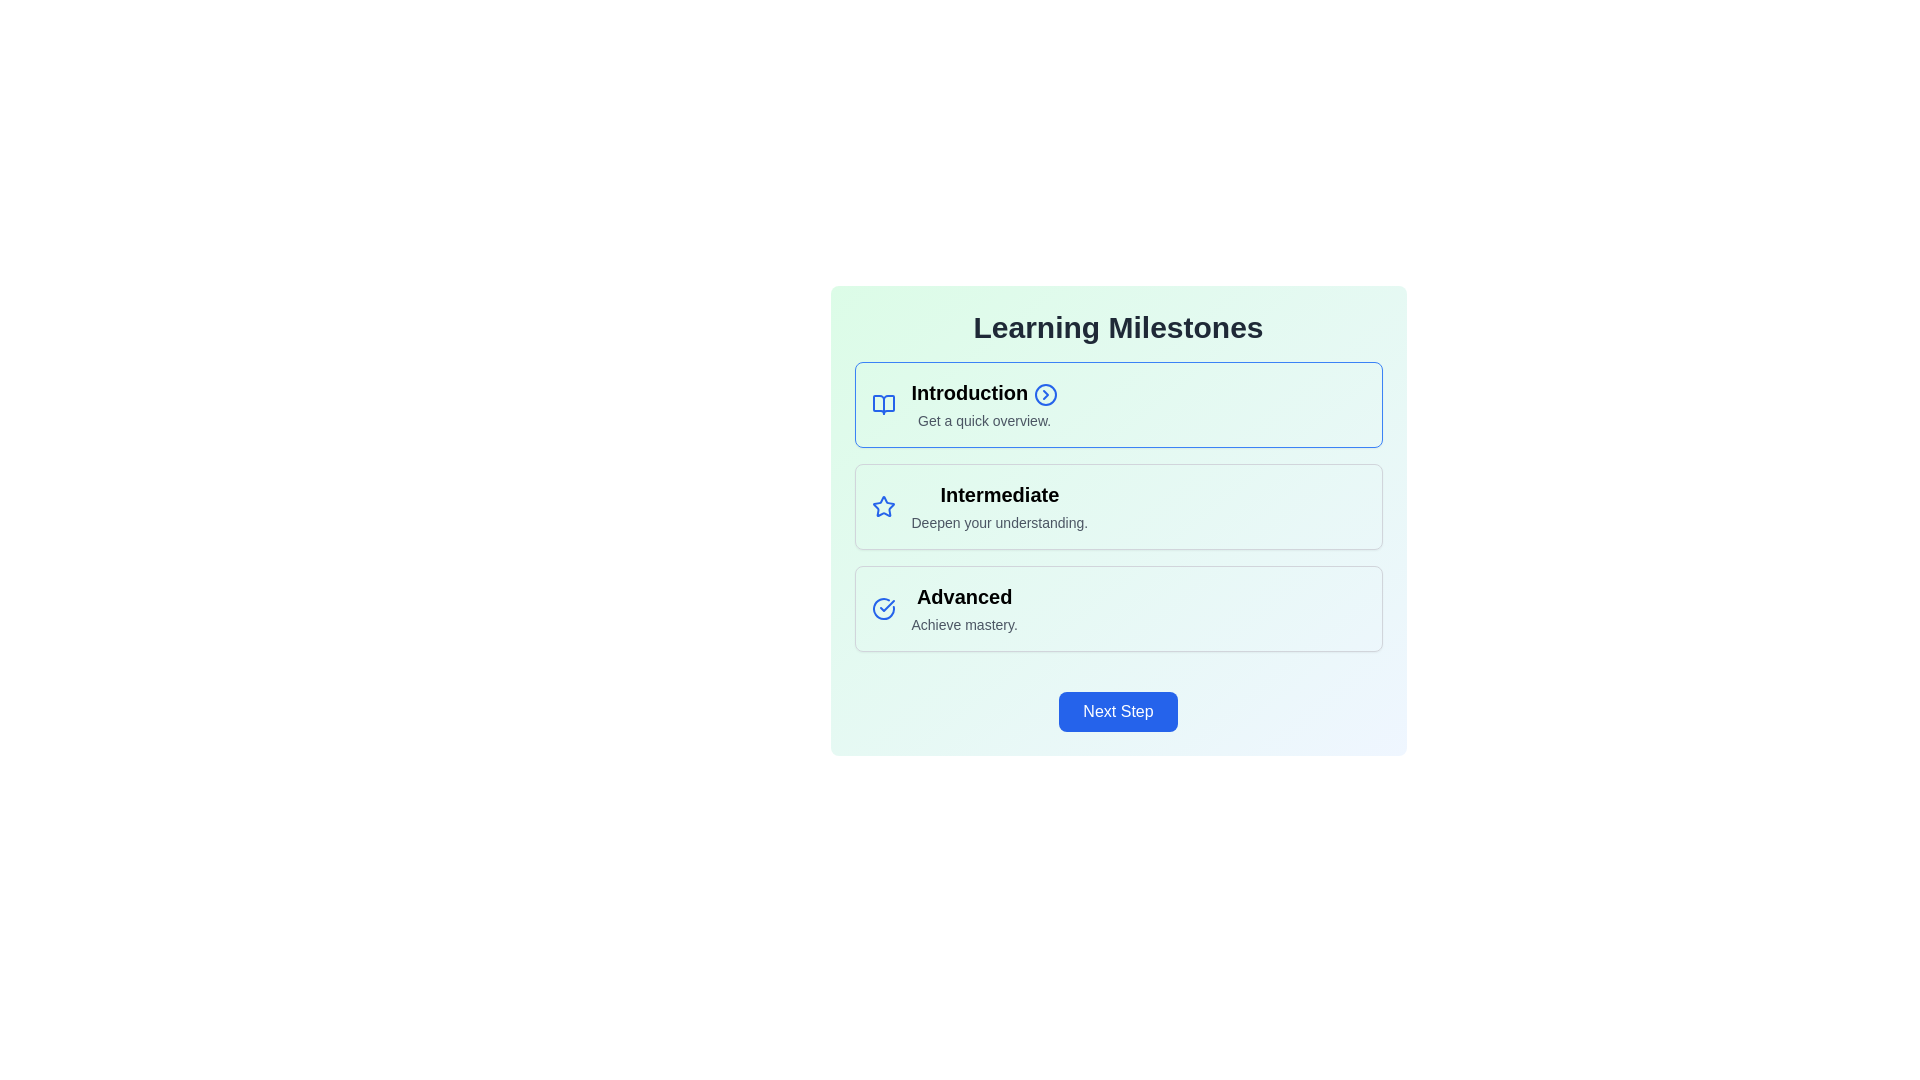 The height and width of the screenshot is (1080, 1920). Describe the element at coordinates (964, 596) in the screenshot. I see `the heading 'Advanced Achieve mastery.'` at that location.